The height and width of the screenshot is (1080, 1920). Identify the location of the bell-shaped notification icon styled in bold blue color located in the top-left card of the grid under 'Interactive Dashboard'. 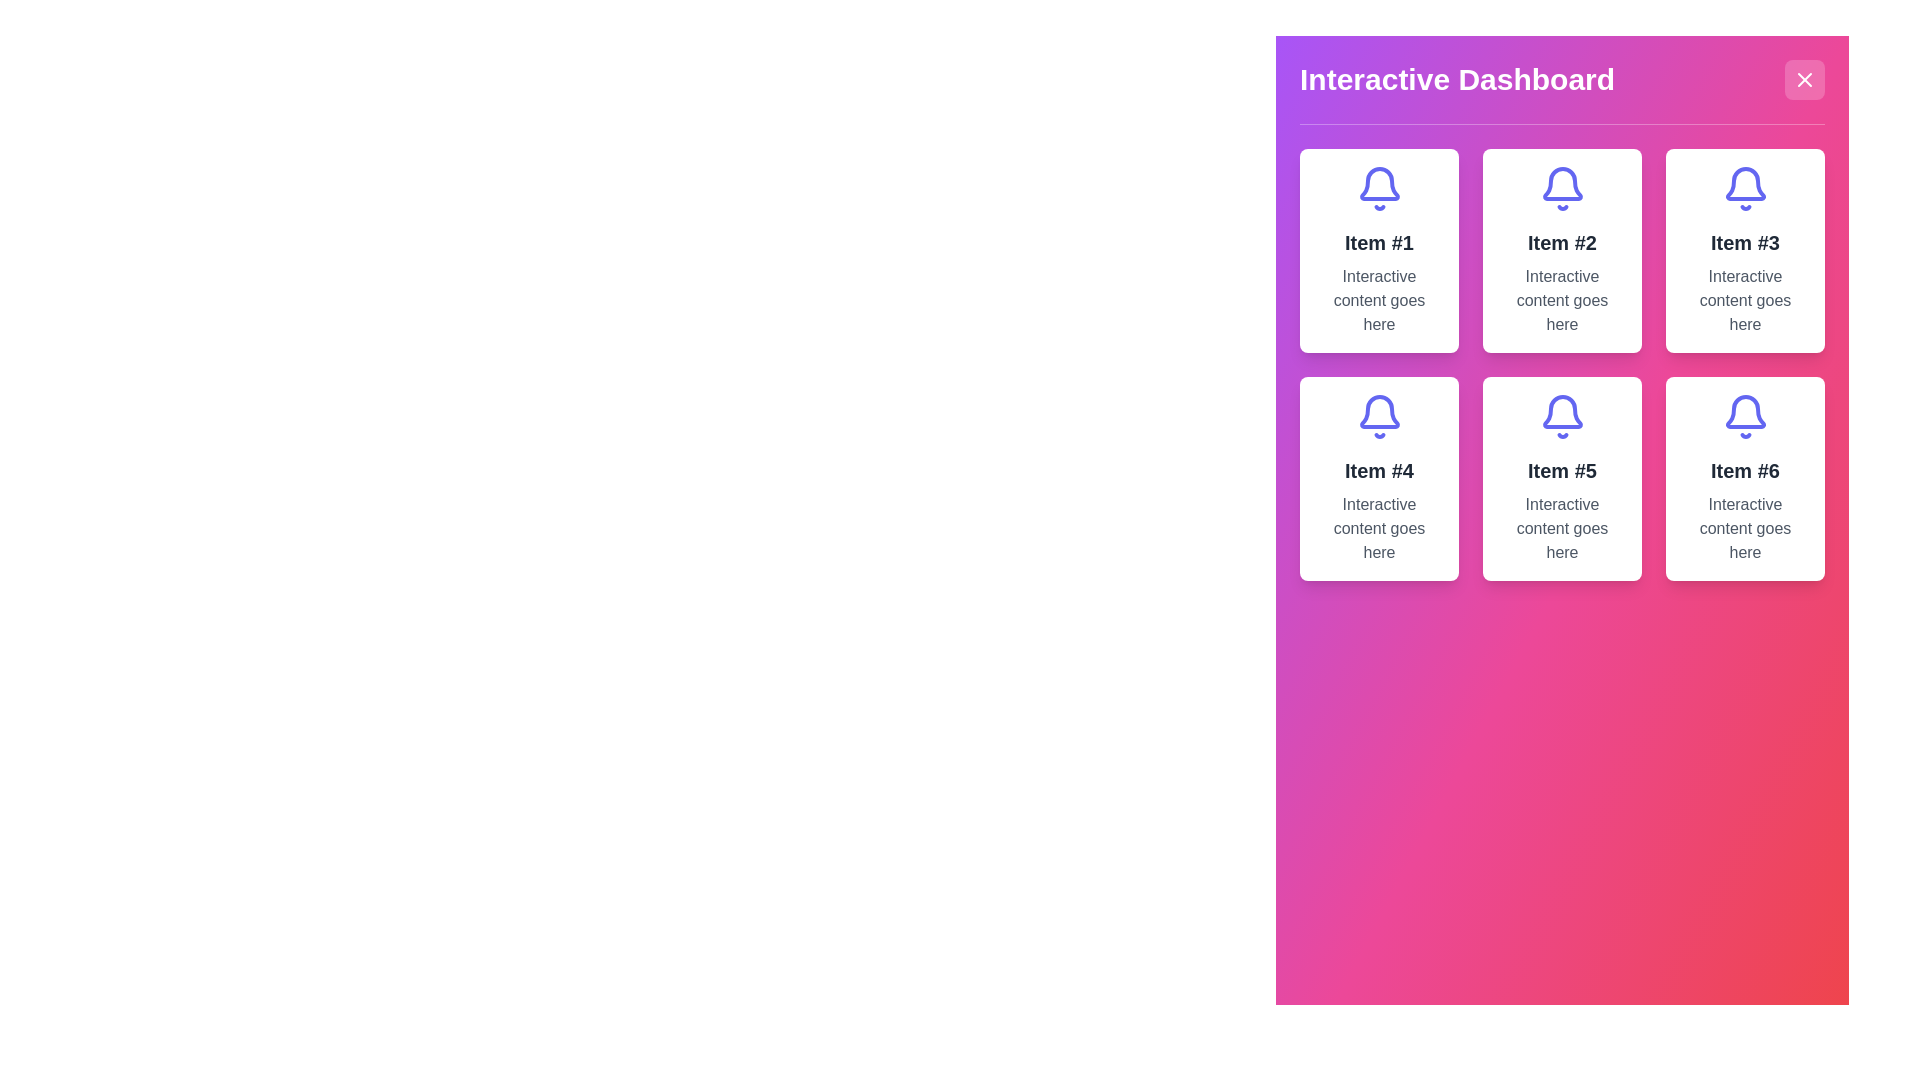
(1378, 184).